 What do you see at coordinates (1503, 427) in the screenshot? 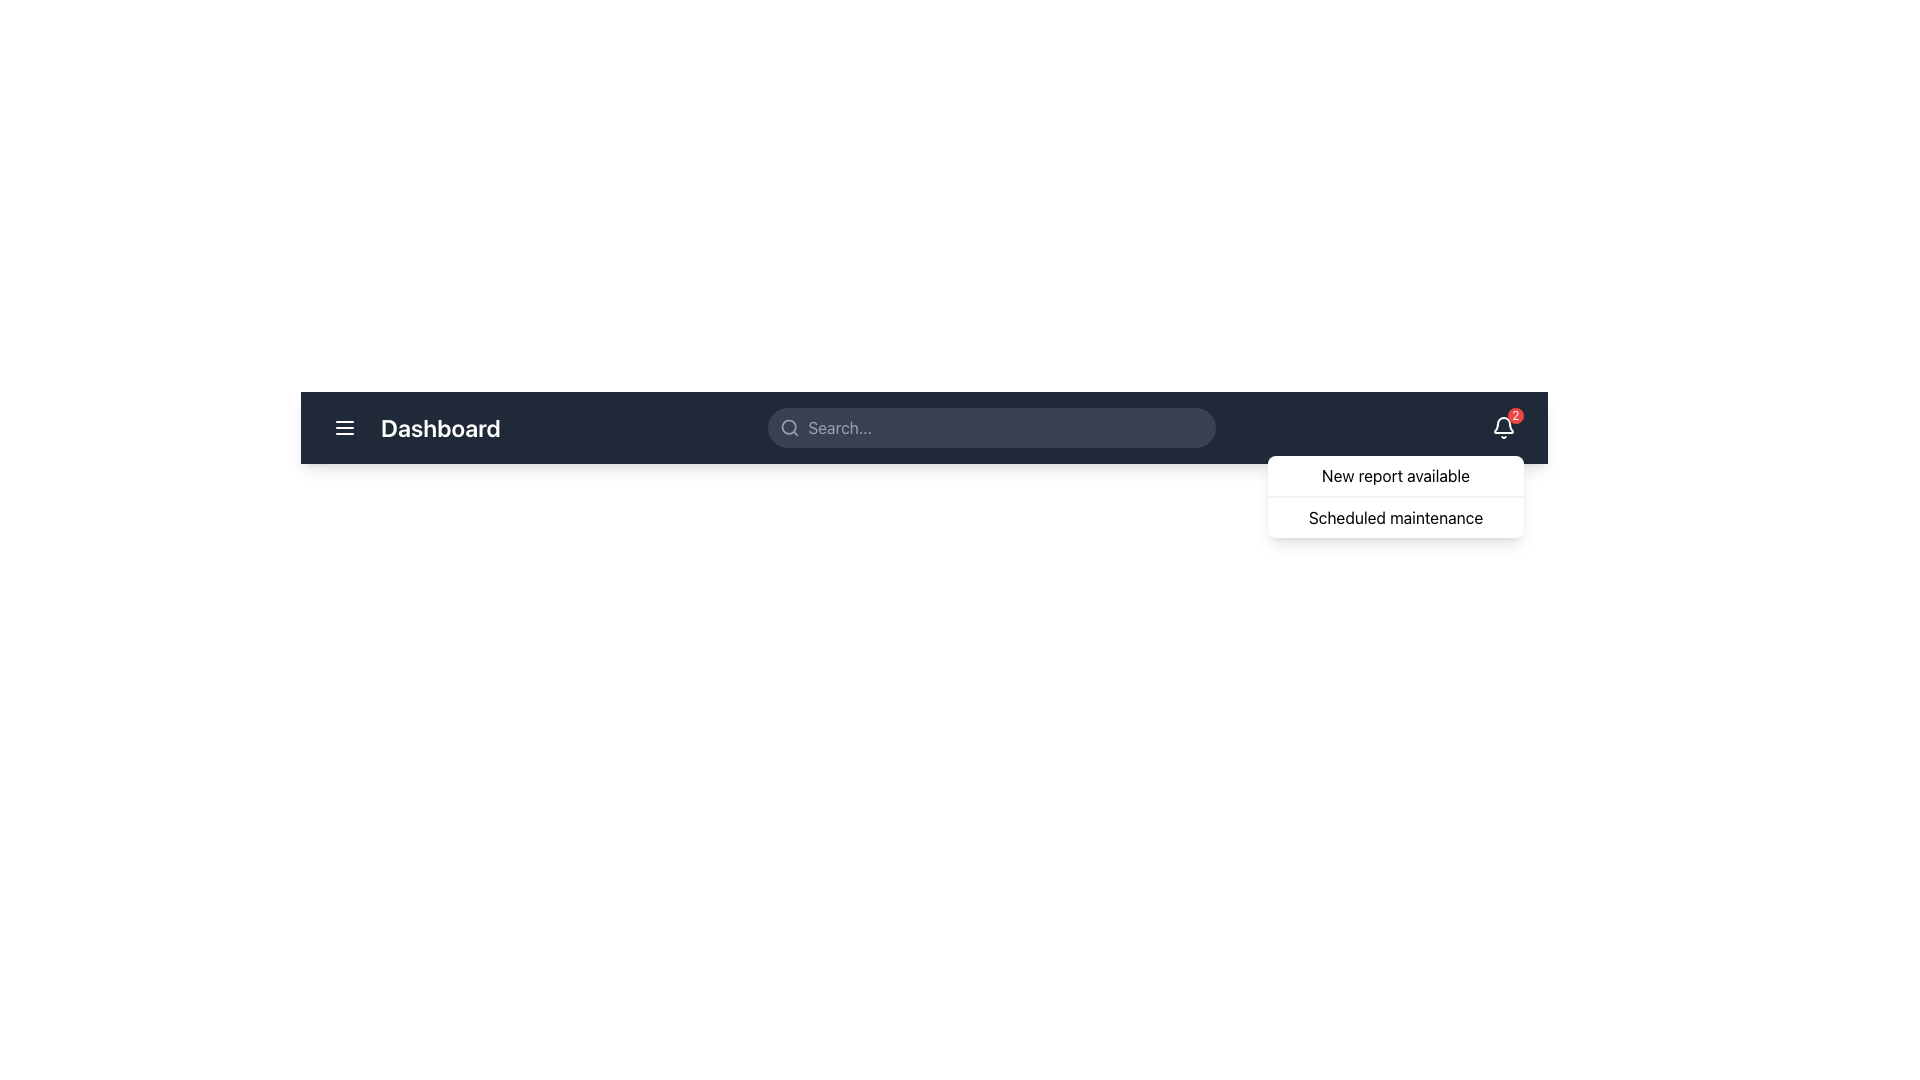
I see `the notification bell icon with a red badge indicating unread notifications` at bounding box center [1503, 427].